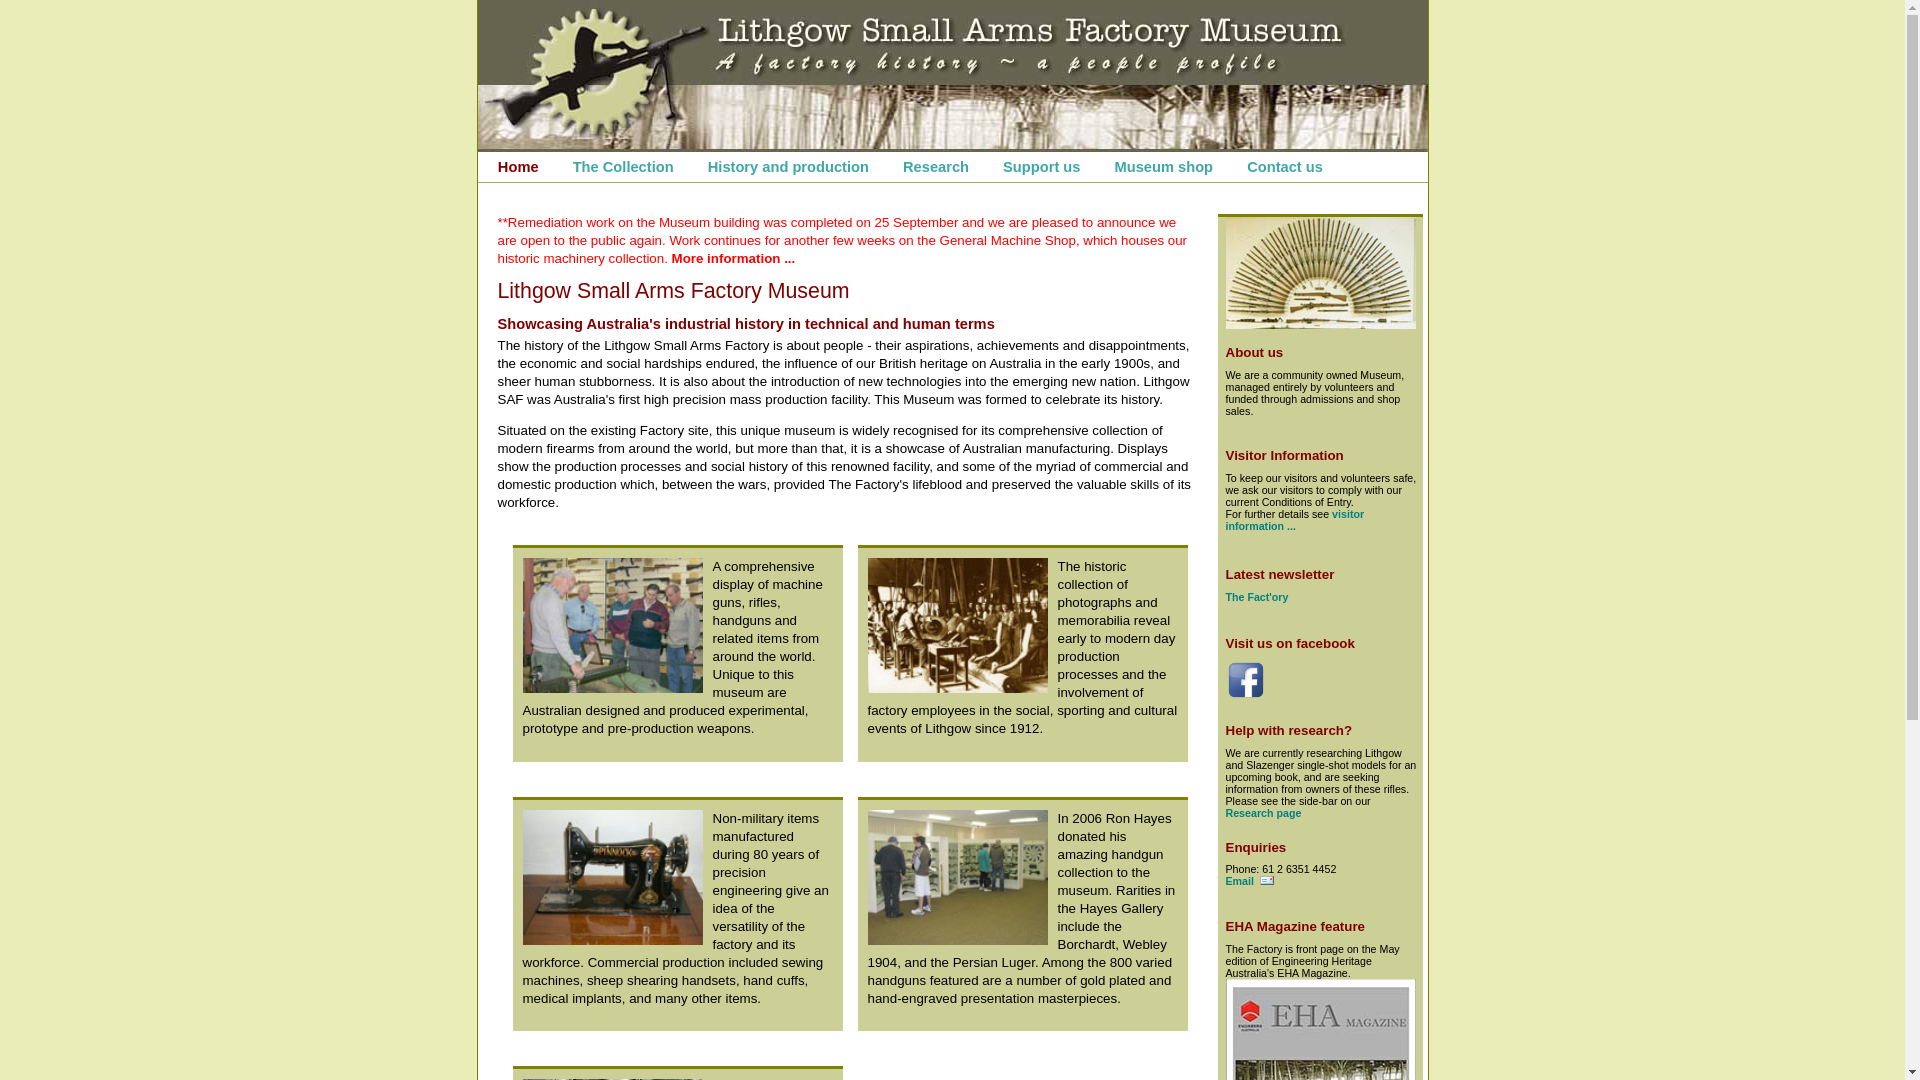 This screenshot has height=1080, width=1920. I want to click on 'visitor information ...', so click(1224, 519).